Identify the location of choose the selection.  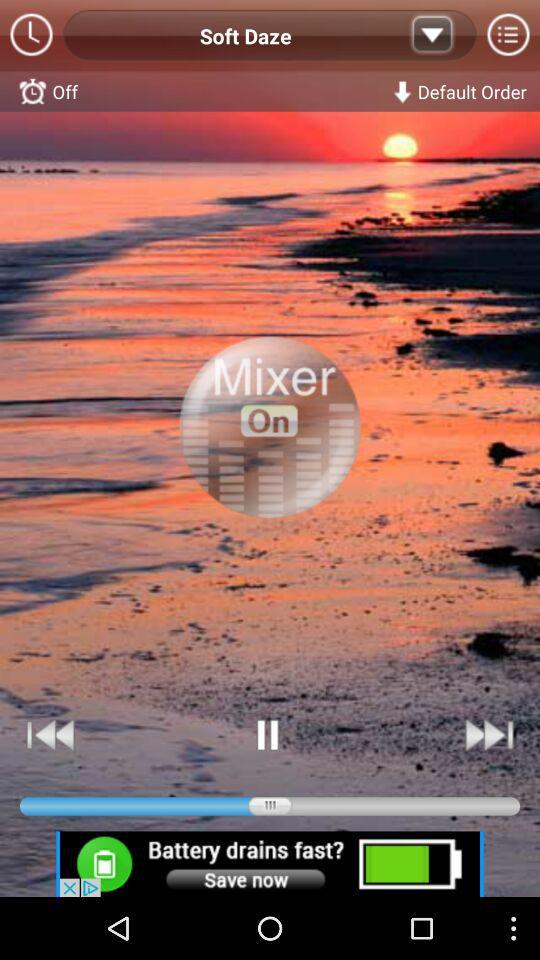
(270, 448).